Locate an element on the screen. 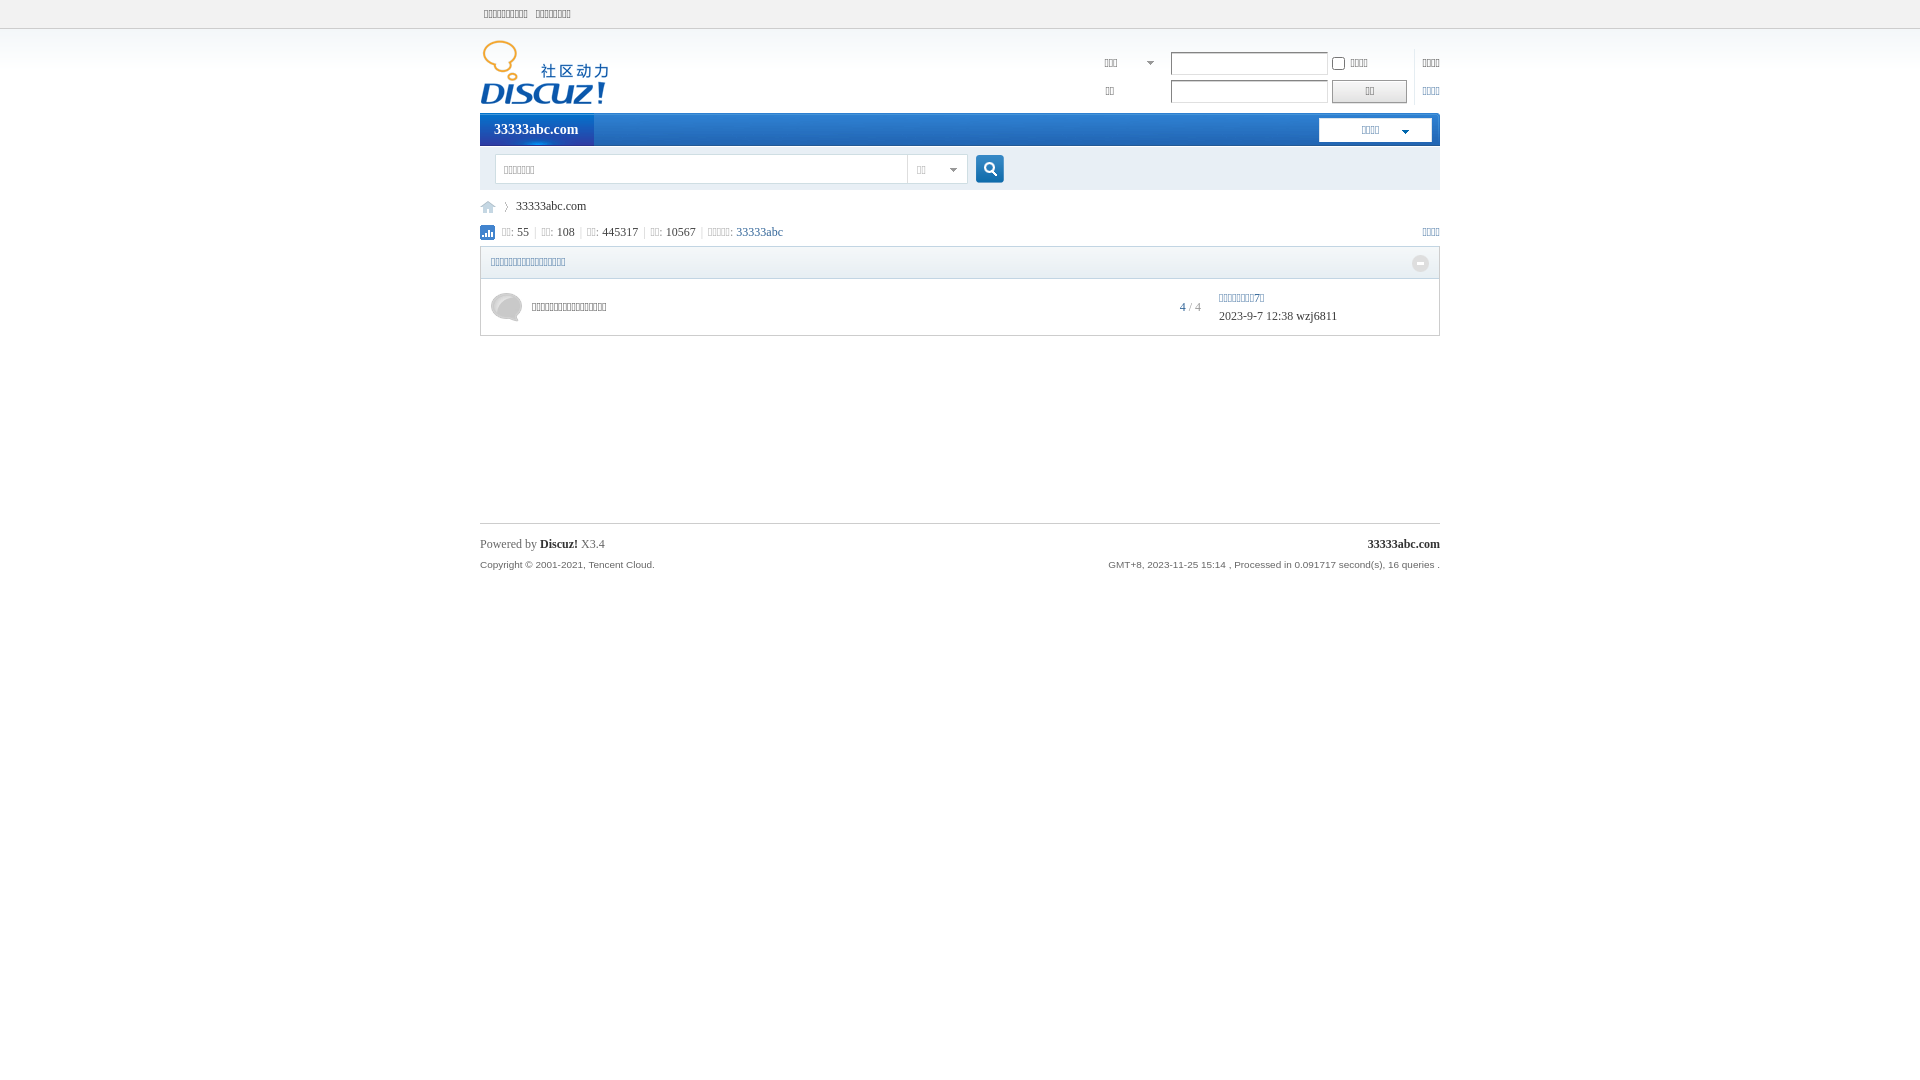 The height and width of the screenshot is (1080, 1920). '33333abc' is located at coordinates (758, 230).